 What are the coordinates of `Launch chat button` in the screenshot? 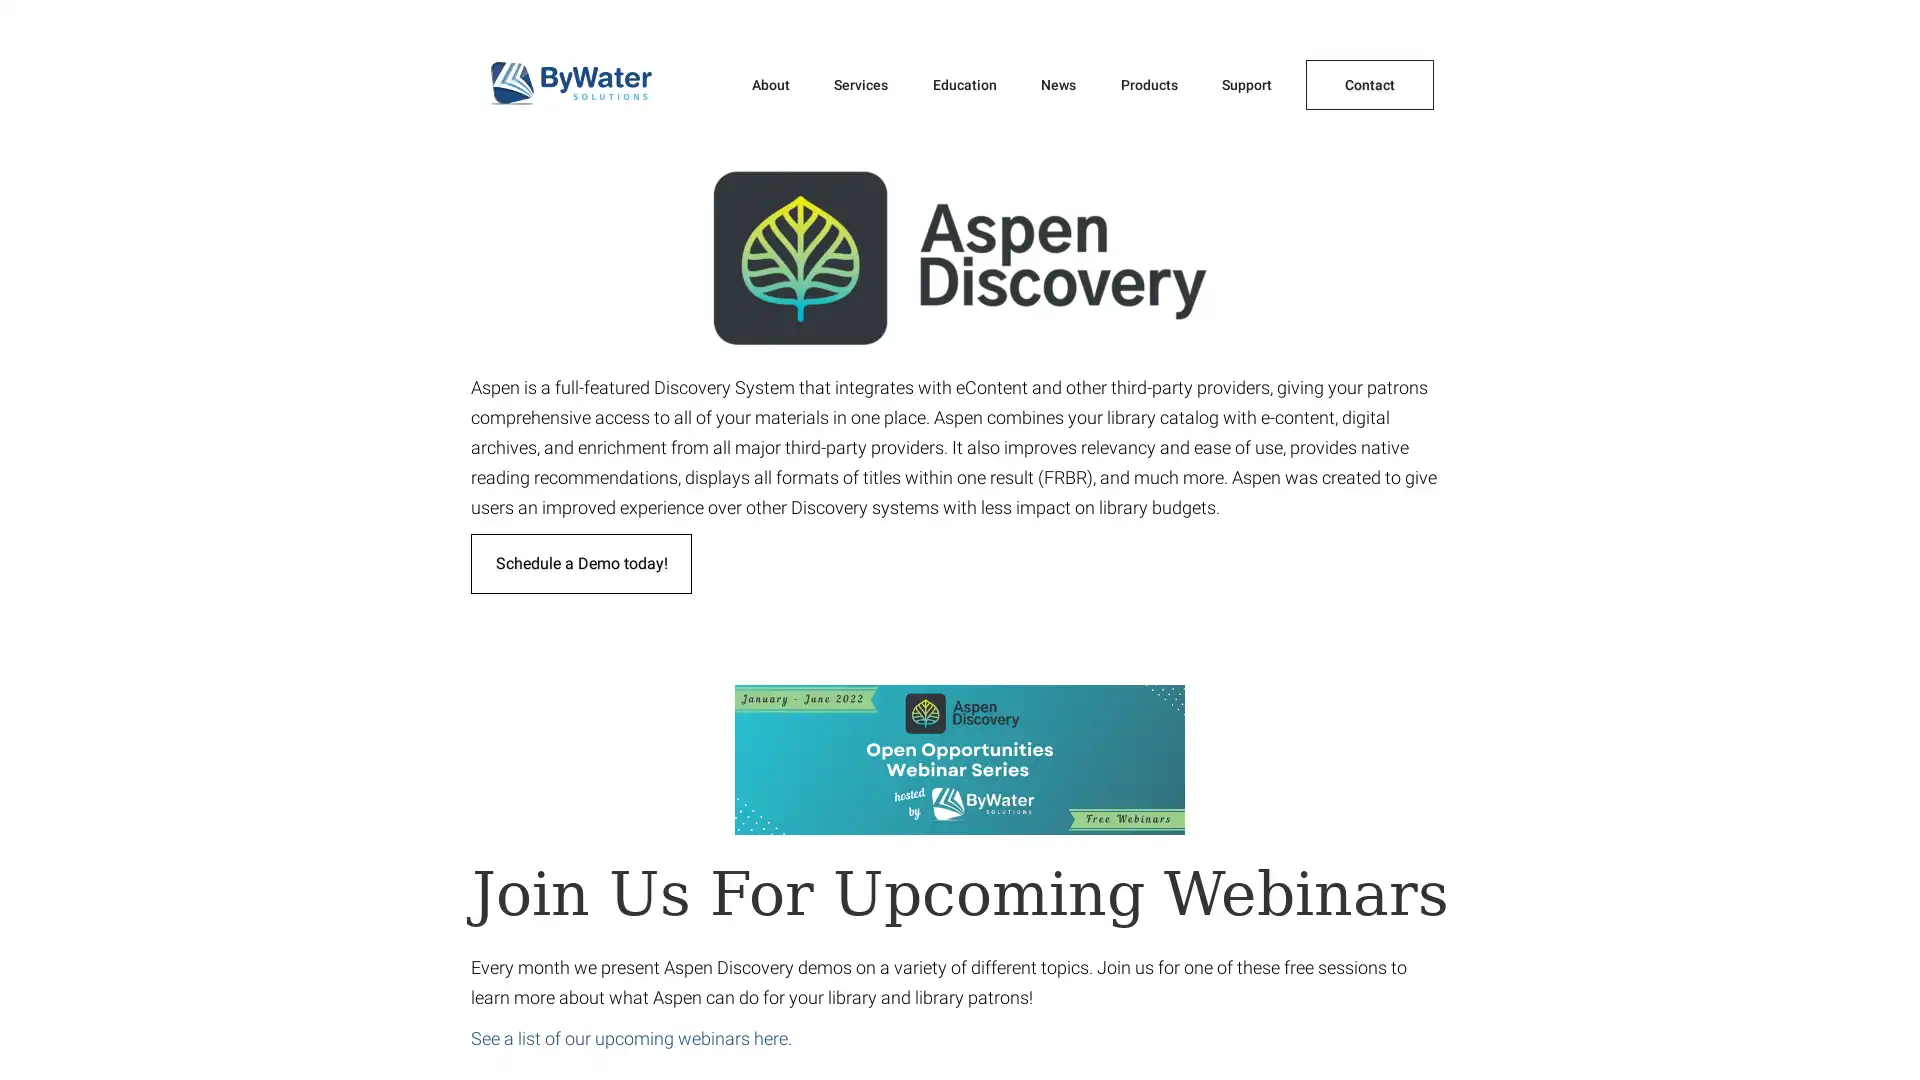 It's located at (1869, 1034).